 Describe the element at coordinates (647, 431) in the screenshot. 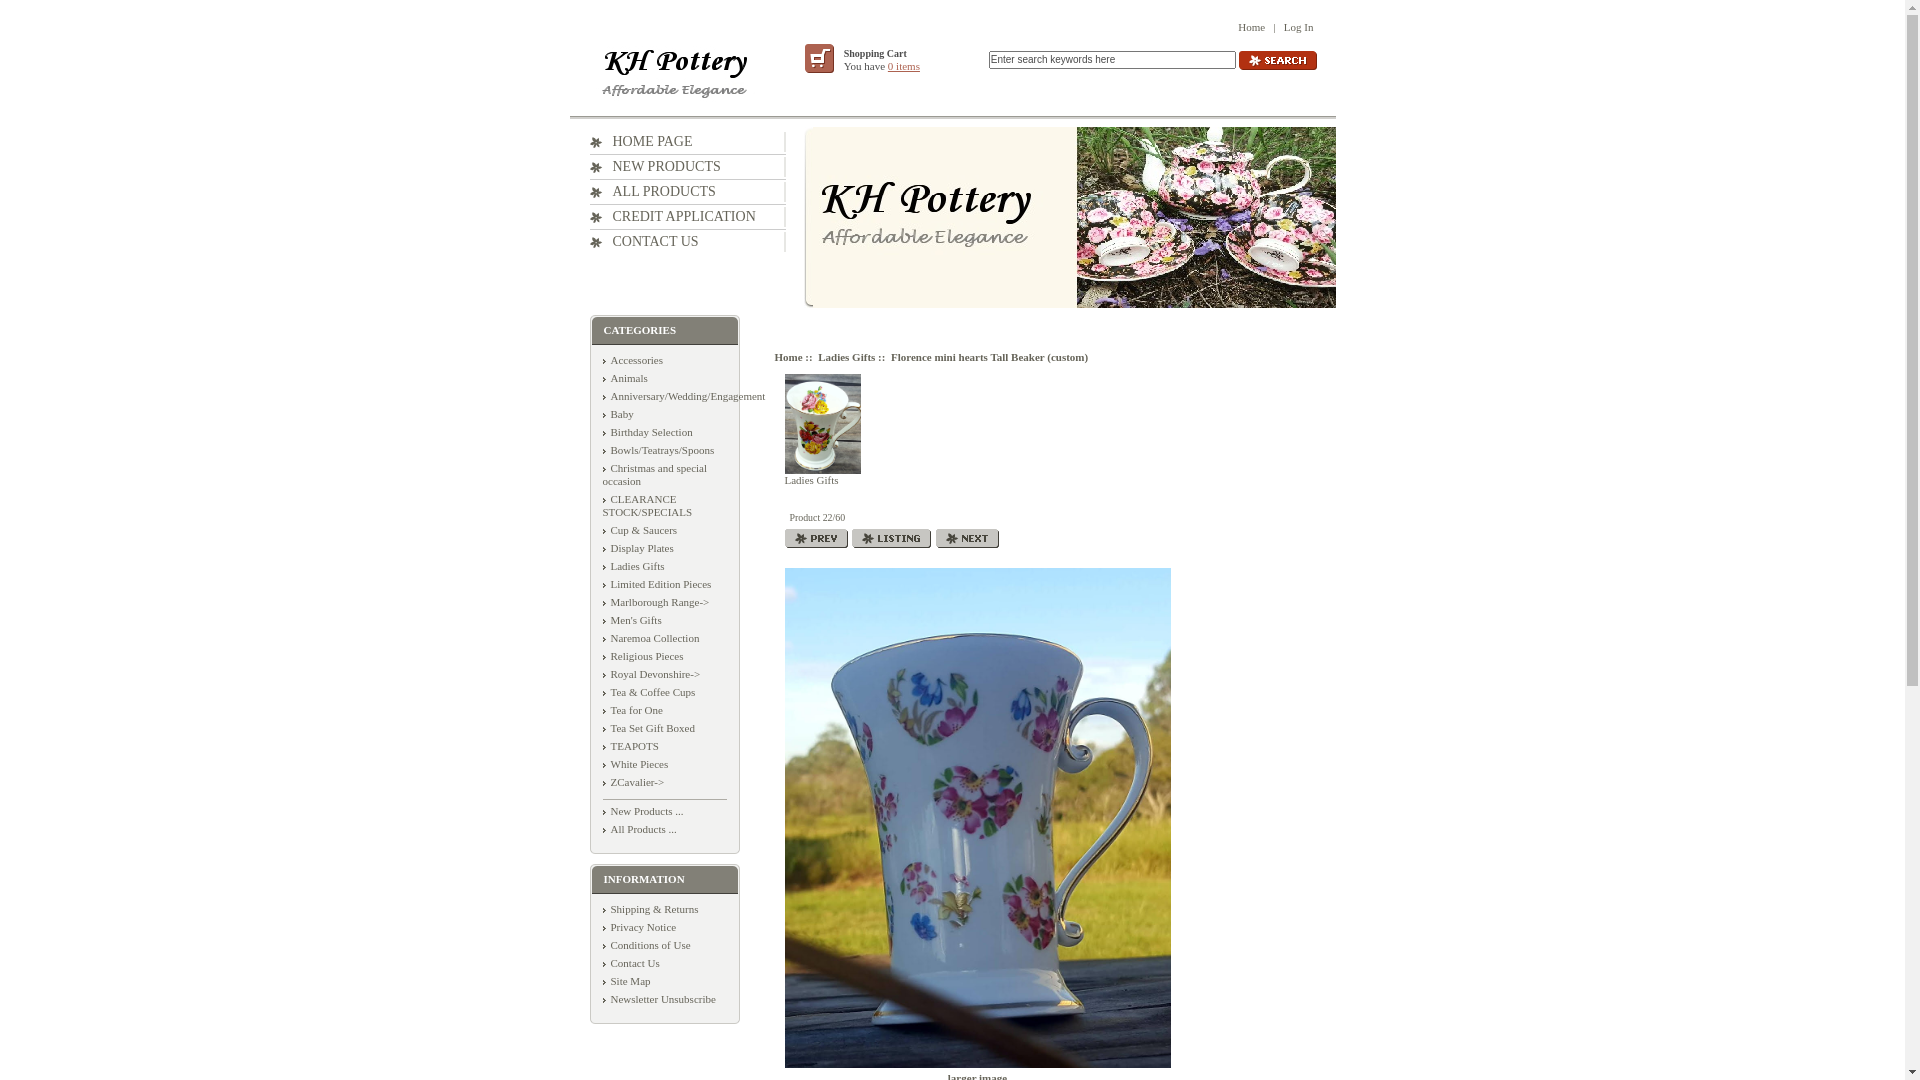

I see `'Birthday Selection'` at that location.